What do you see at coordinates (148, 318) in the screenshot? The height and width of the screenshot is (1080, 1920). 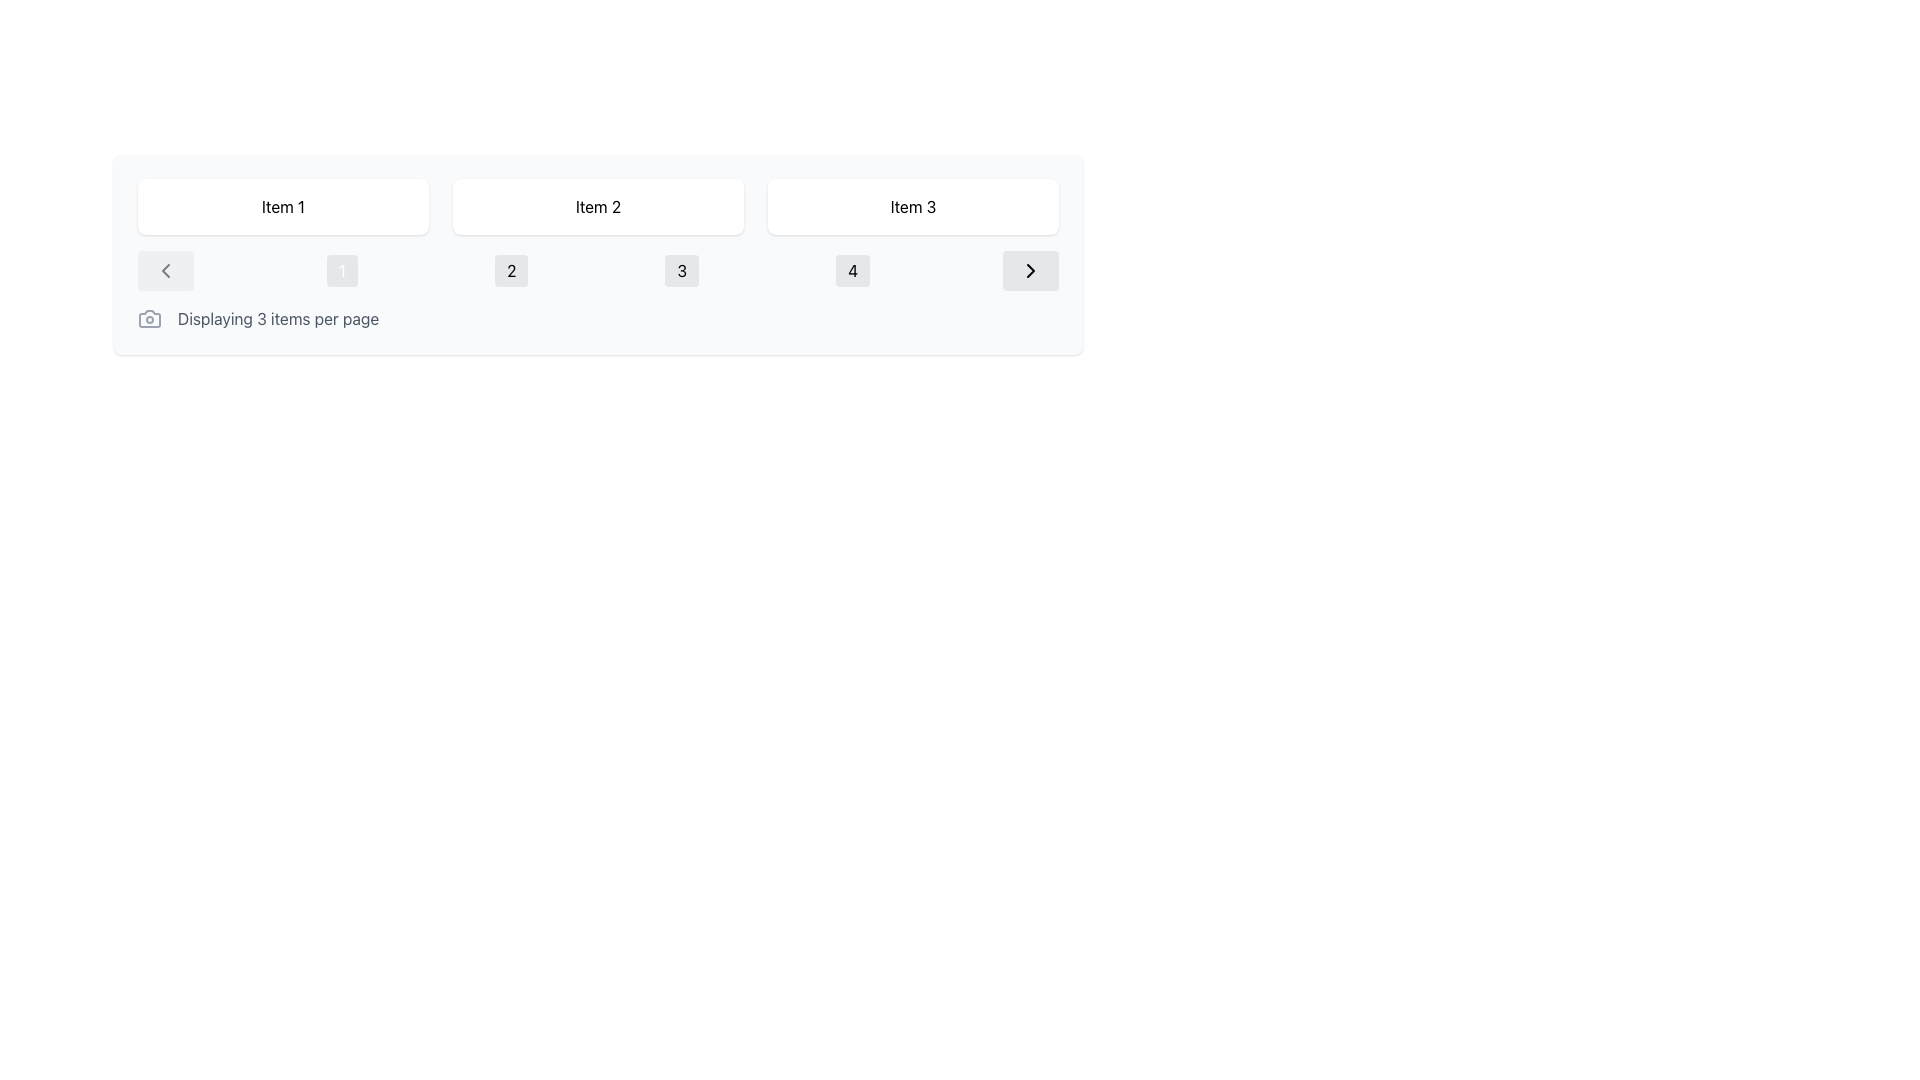 I see `the camera icon in line-art style located in the lower-left section of the pagination control bar` at bounding box center [148, 318].